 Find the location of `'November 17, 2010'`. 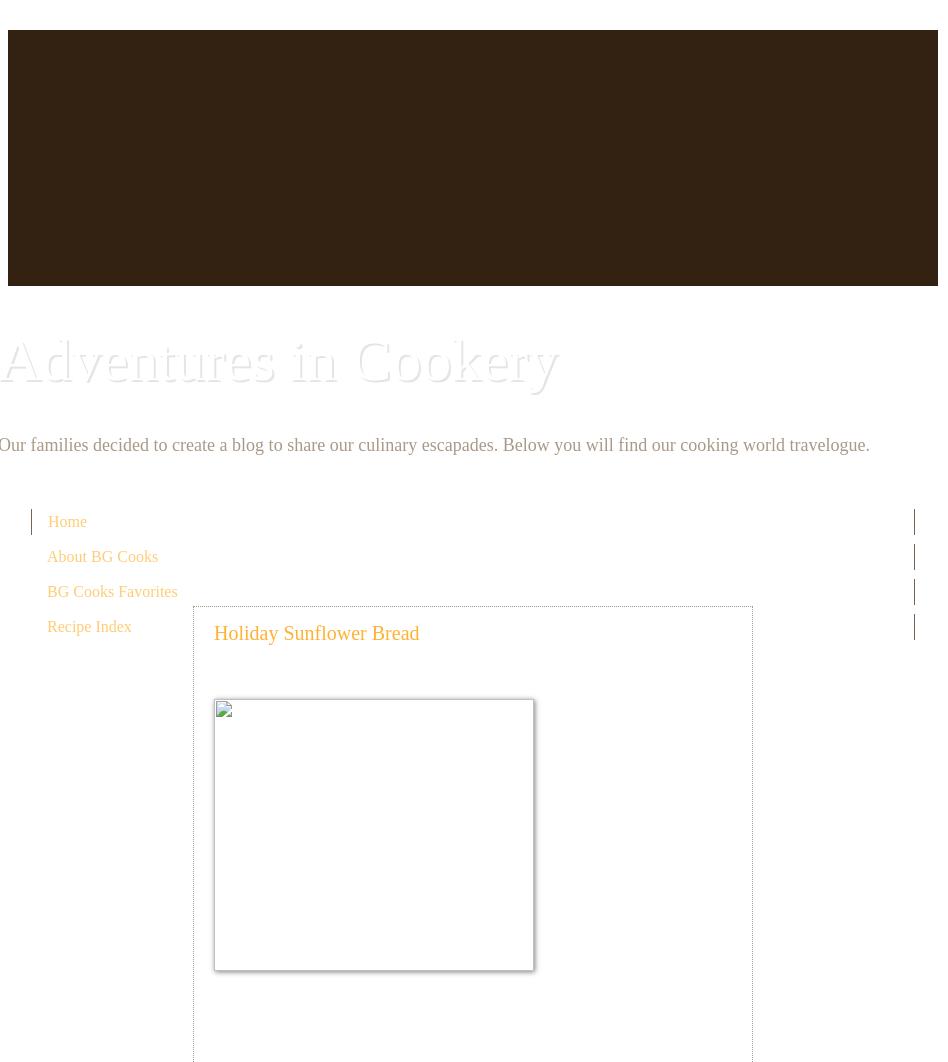

'November 17, 2010' is located at coordinates (256, 588).